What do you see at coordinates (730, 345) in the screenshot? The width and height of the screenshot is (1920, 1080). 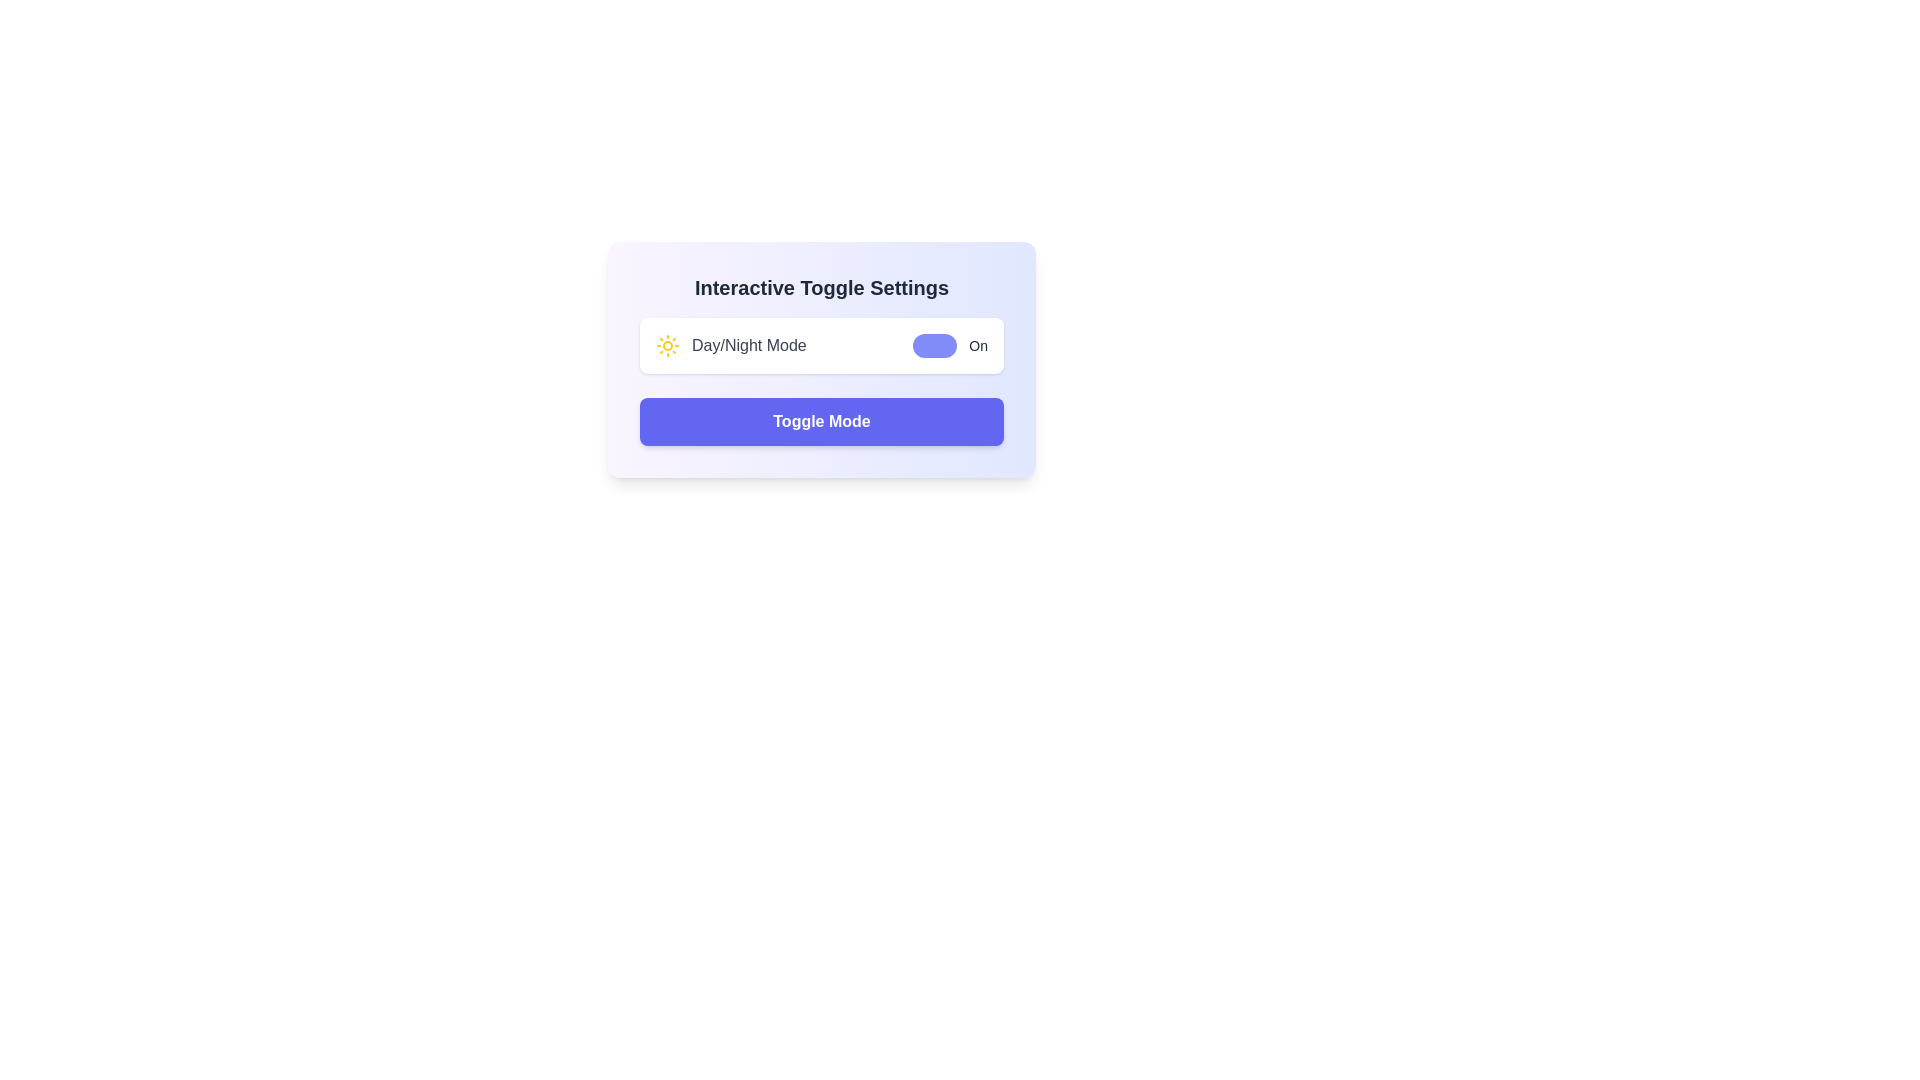 I see `the 'Day/Night Mode' text label` at bounding box center [730, 345].